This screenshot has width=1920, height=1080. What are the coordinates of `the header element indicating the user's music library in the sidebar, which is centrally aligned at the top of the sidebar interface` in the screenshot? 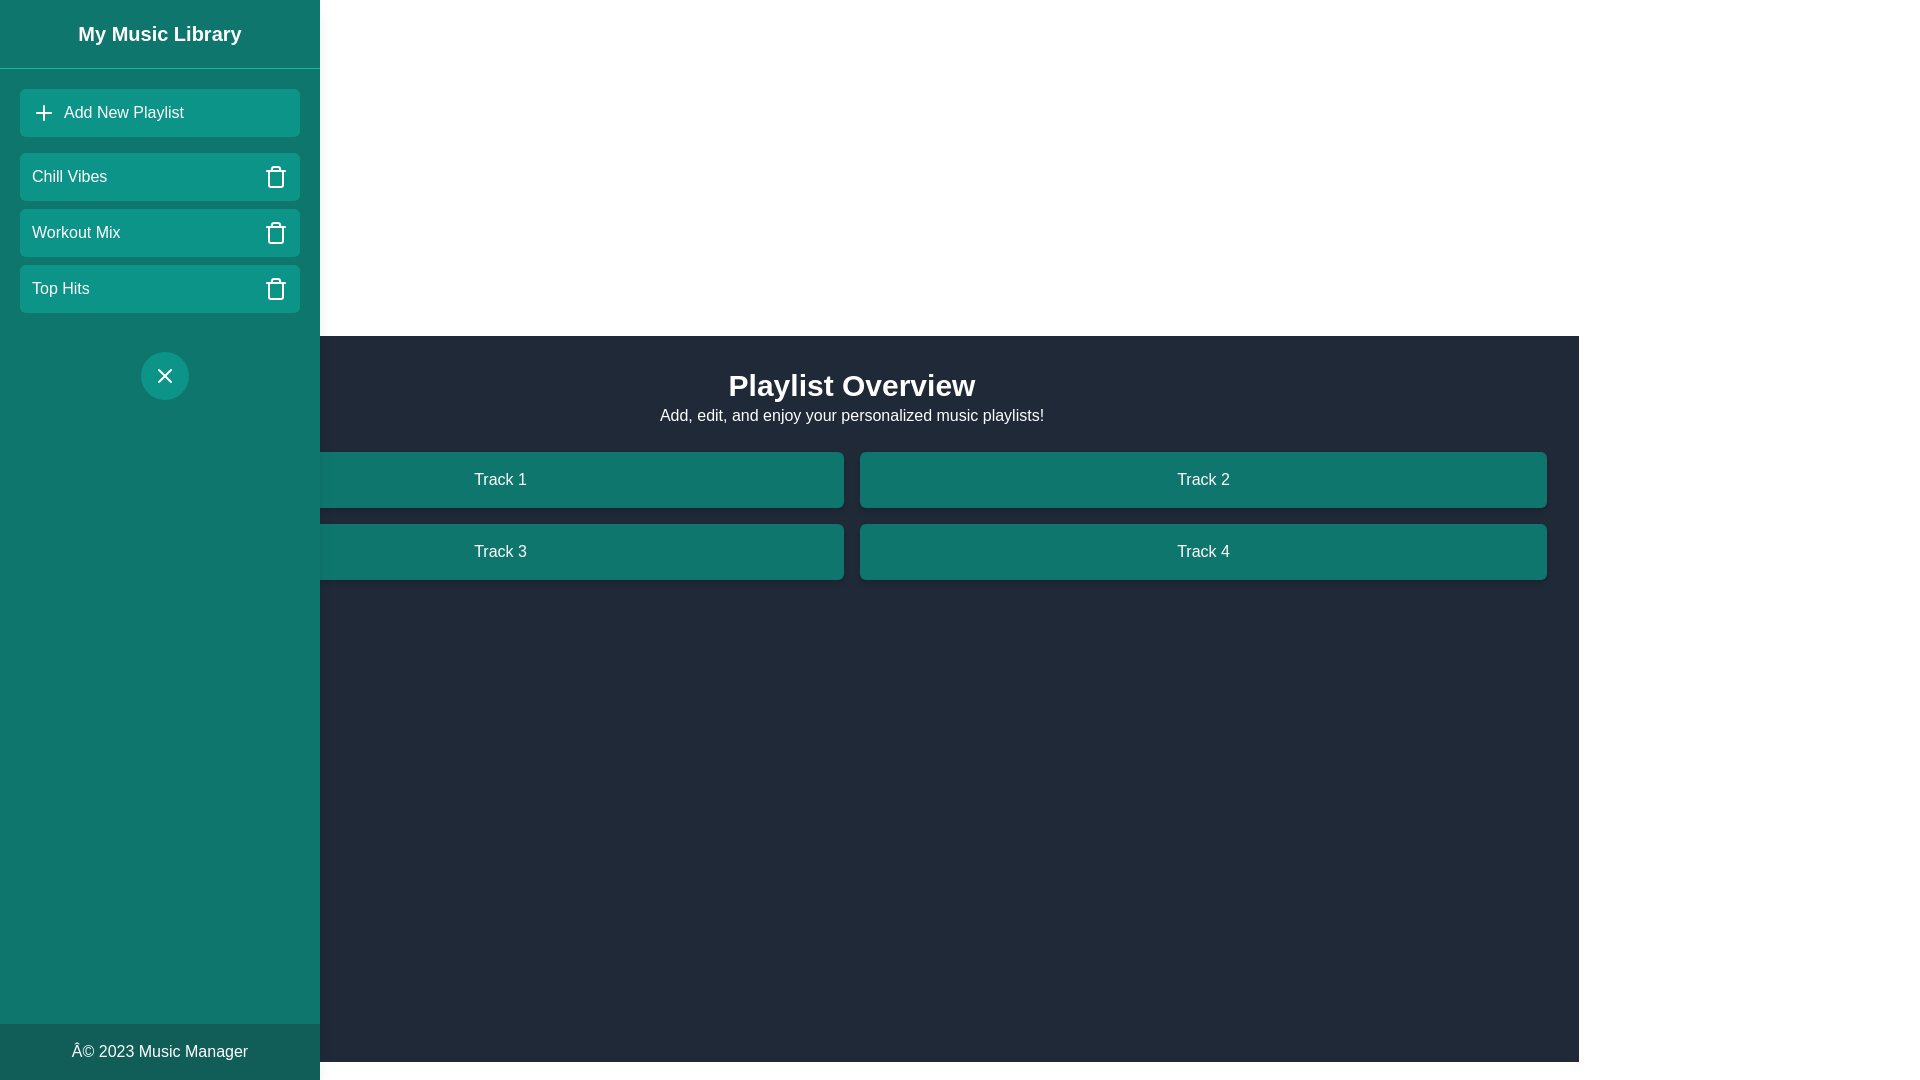 It's located at (158, 34).